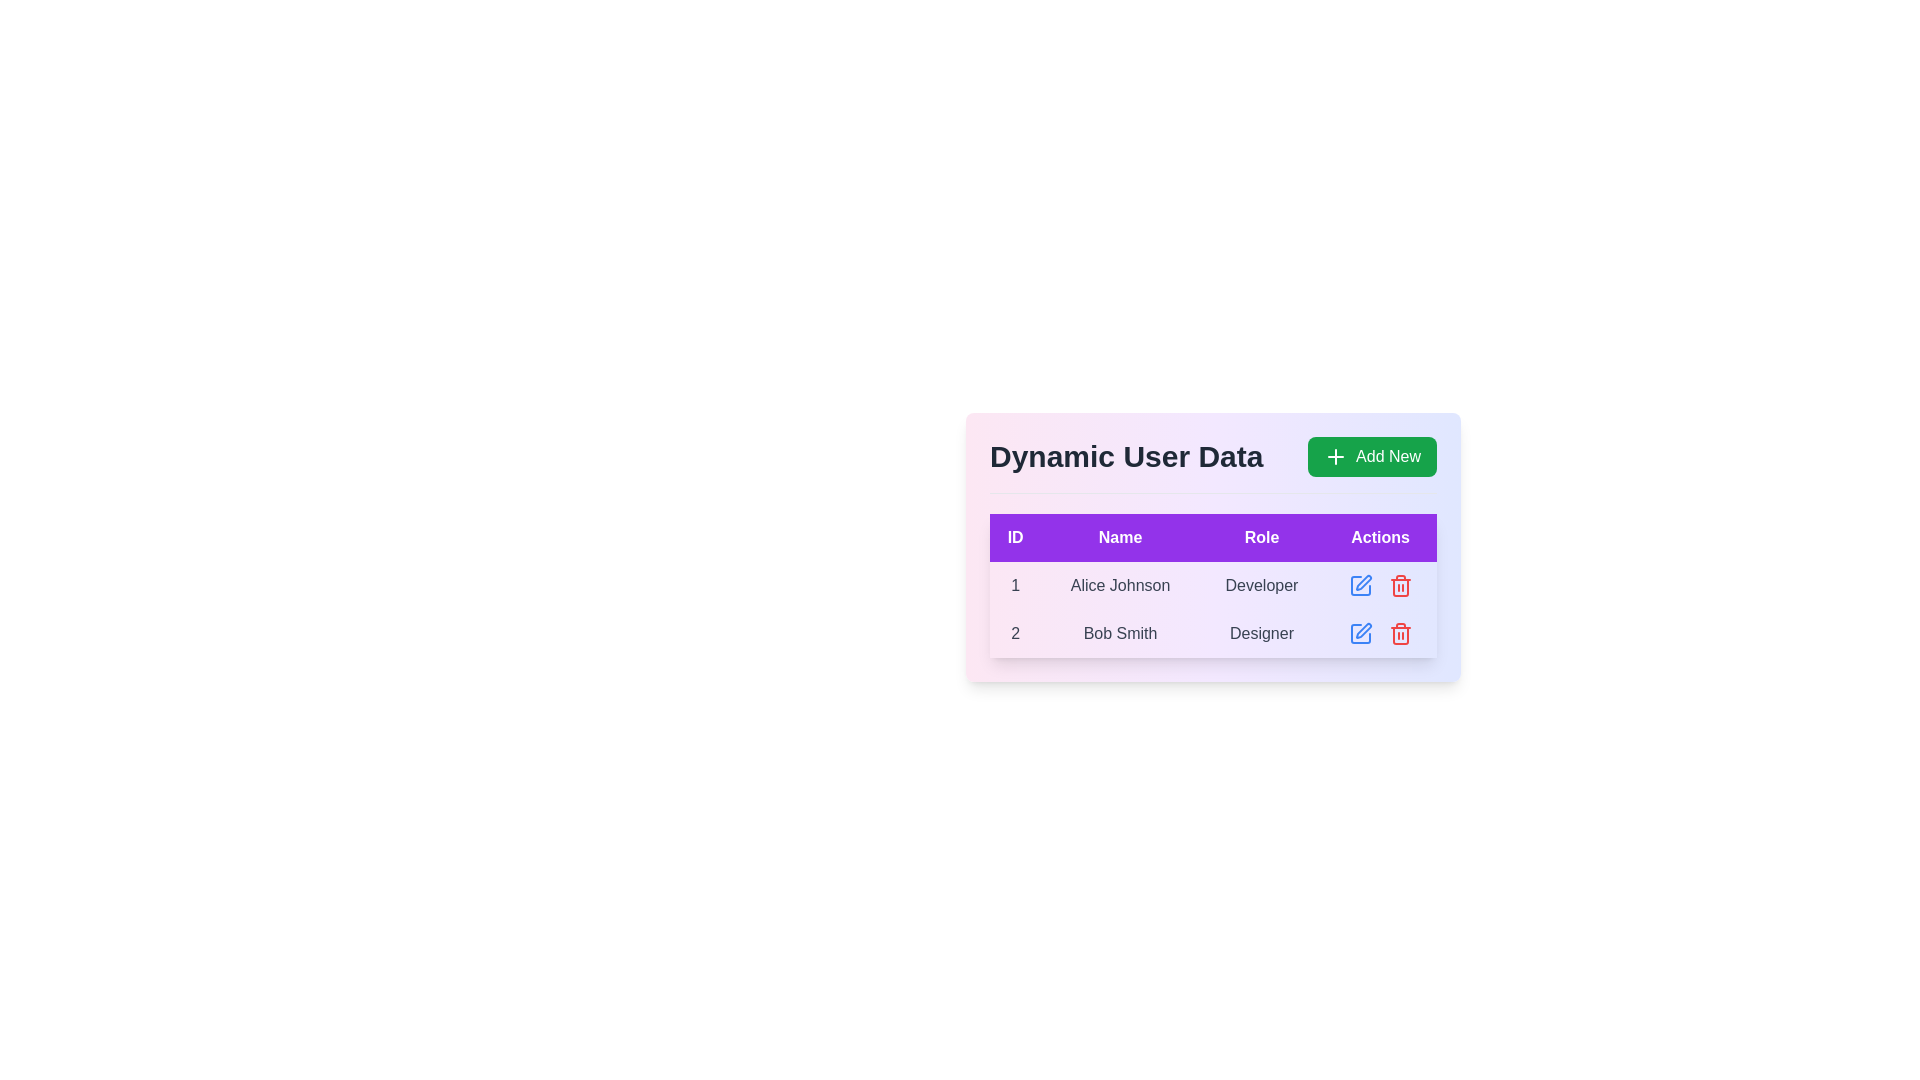 Image resolution: width=1920 pixels, height=1080 pixels. I want to click on header text 'Dynamic User Data' located in the header bar at the top of the card interface, so click(1212, 465).